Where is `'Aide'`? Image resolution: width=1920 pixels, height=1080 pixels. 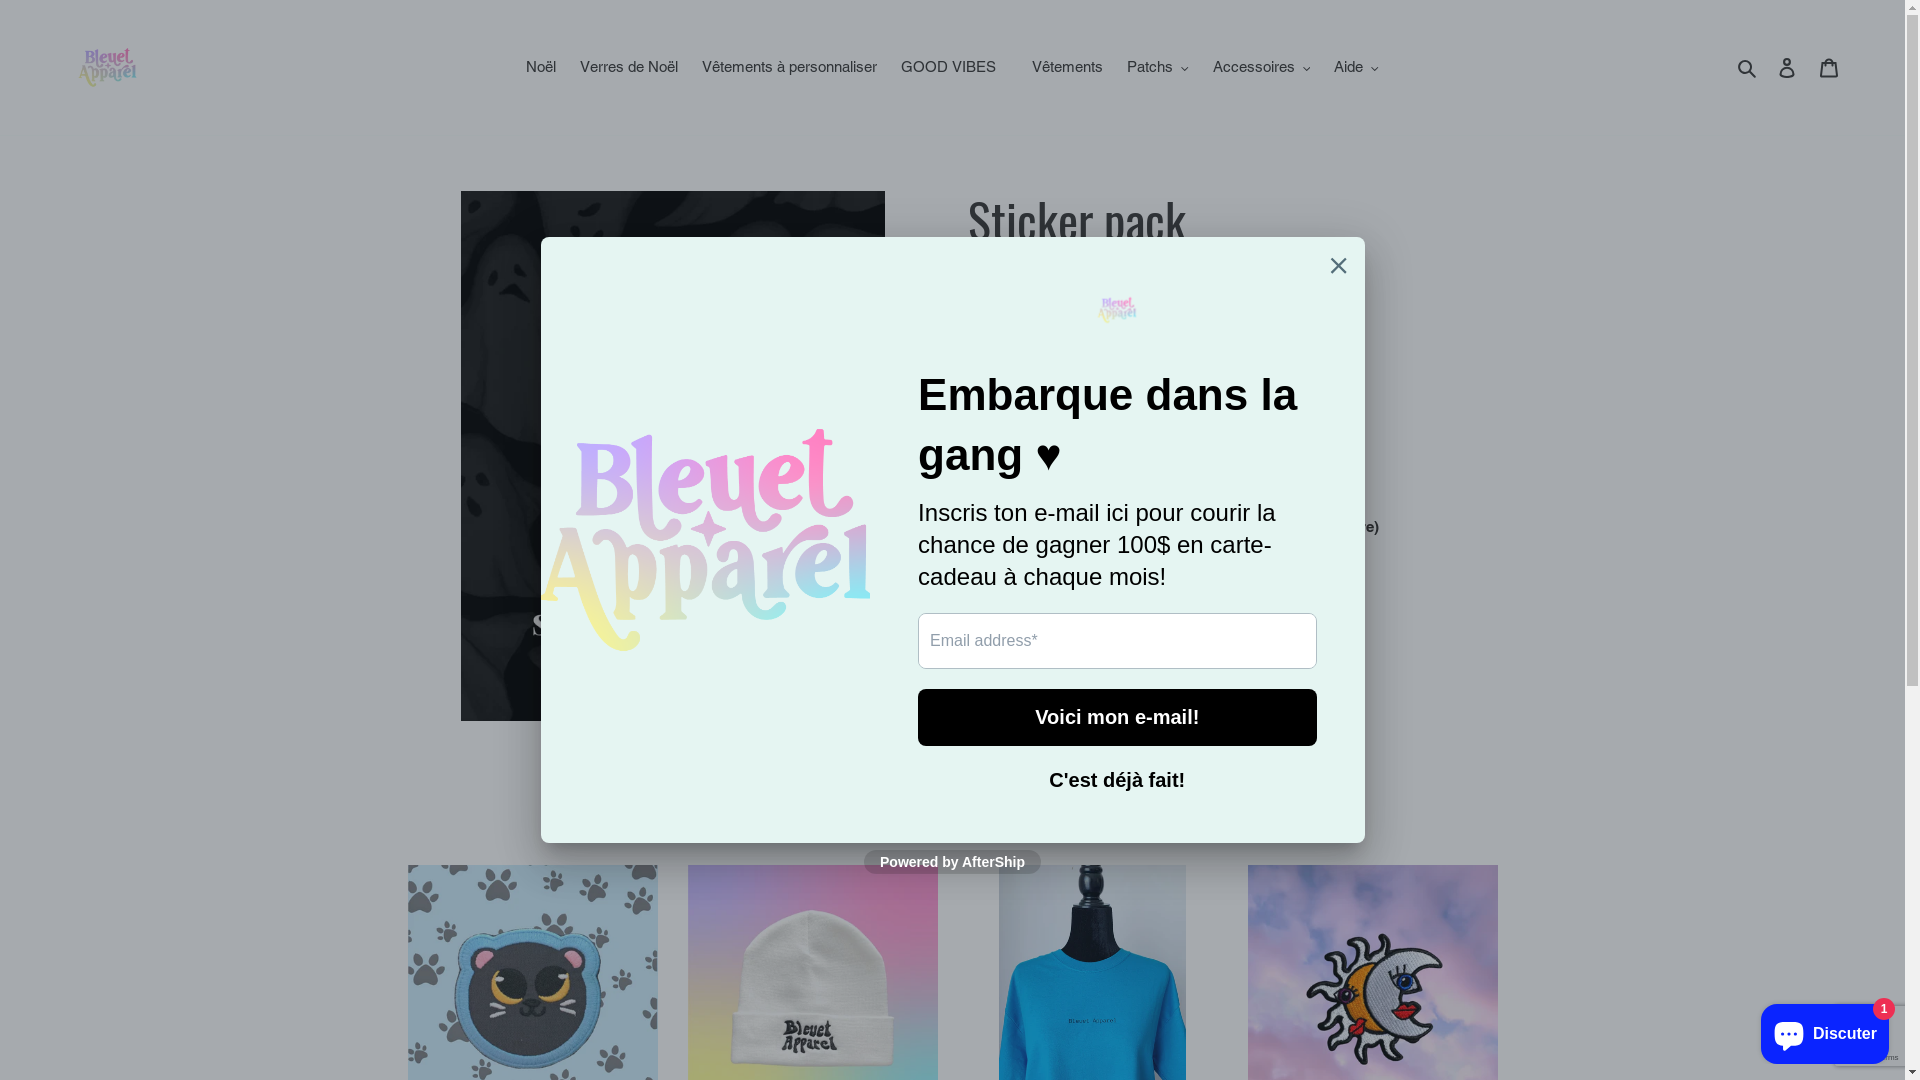 'Aide' is located at coordinates (1356, 66).